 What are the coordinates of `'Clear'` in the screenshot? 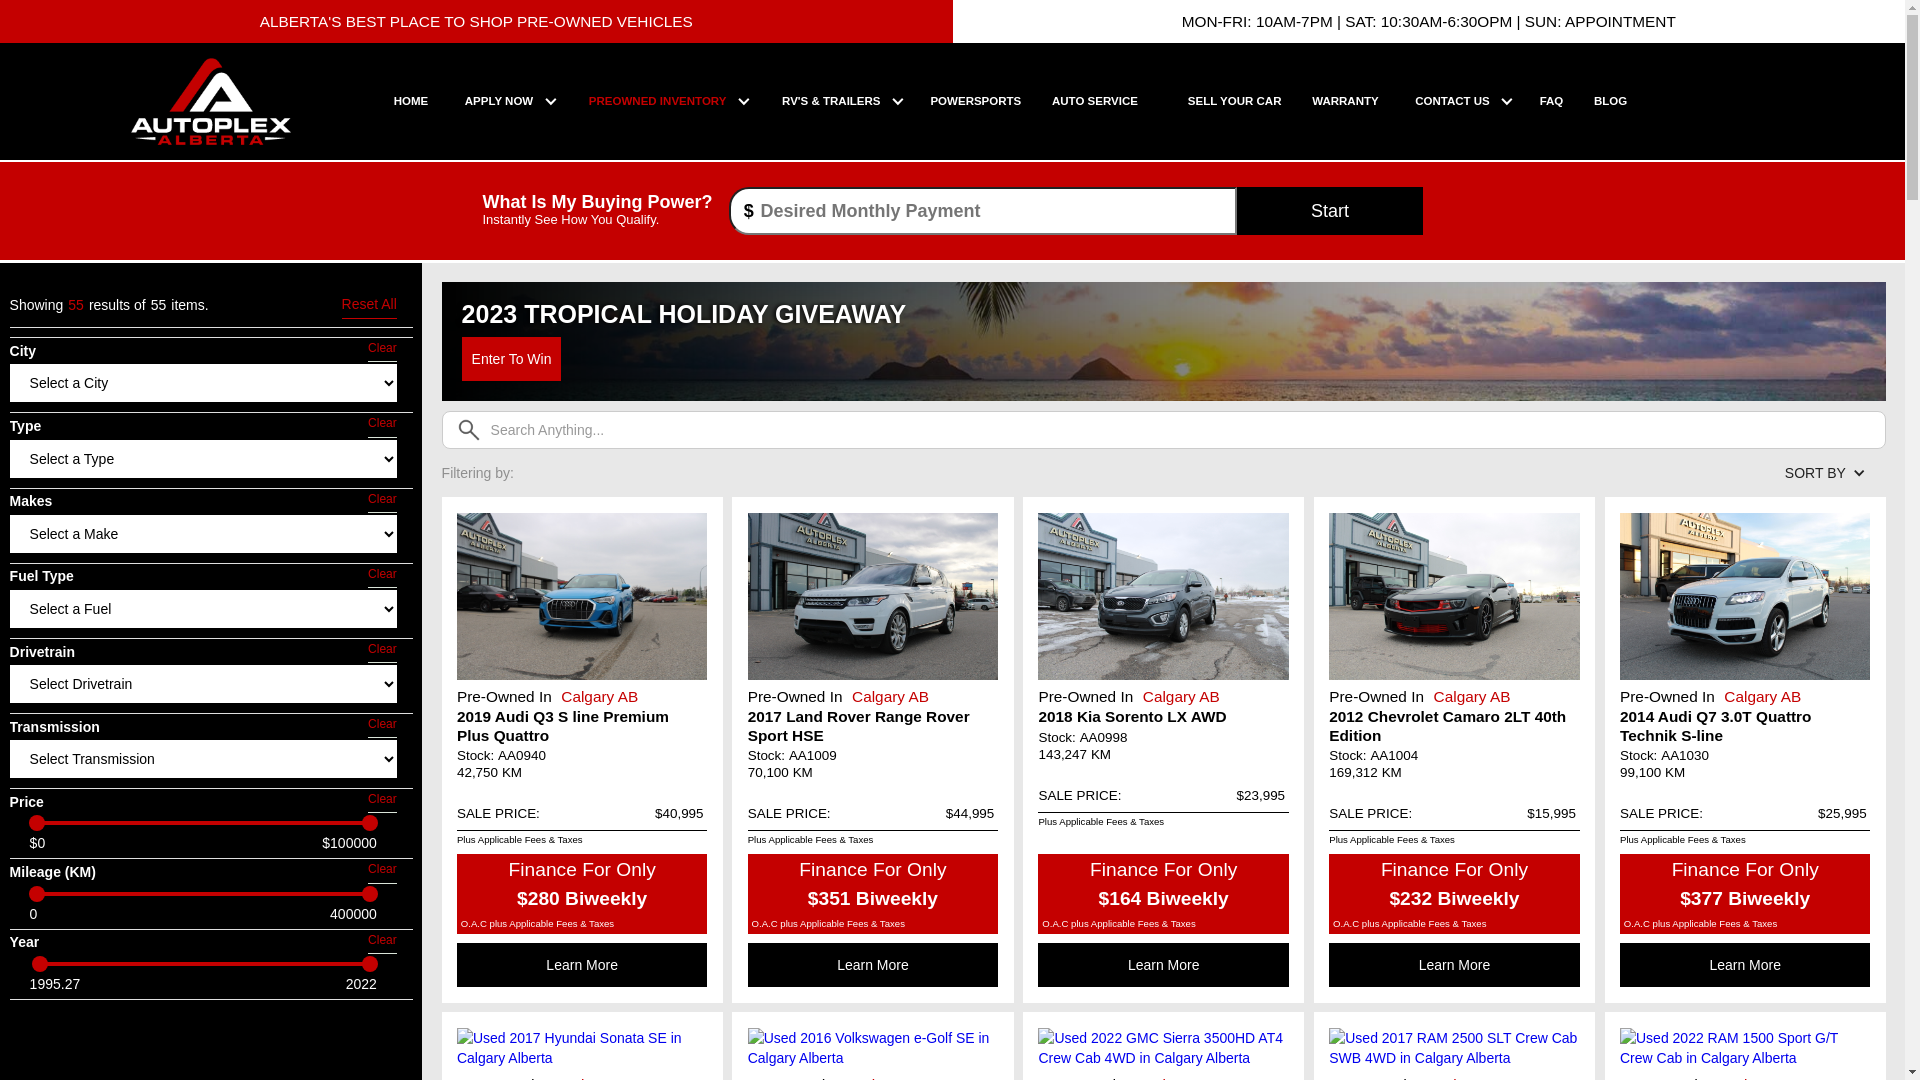 It's located at (382, 575).